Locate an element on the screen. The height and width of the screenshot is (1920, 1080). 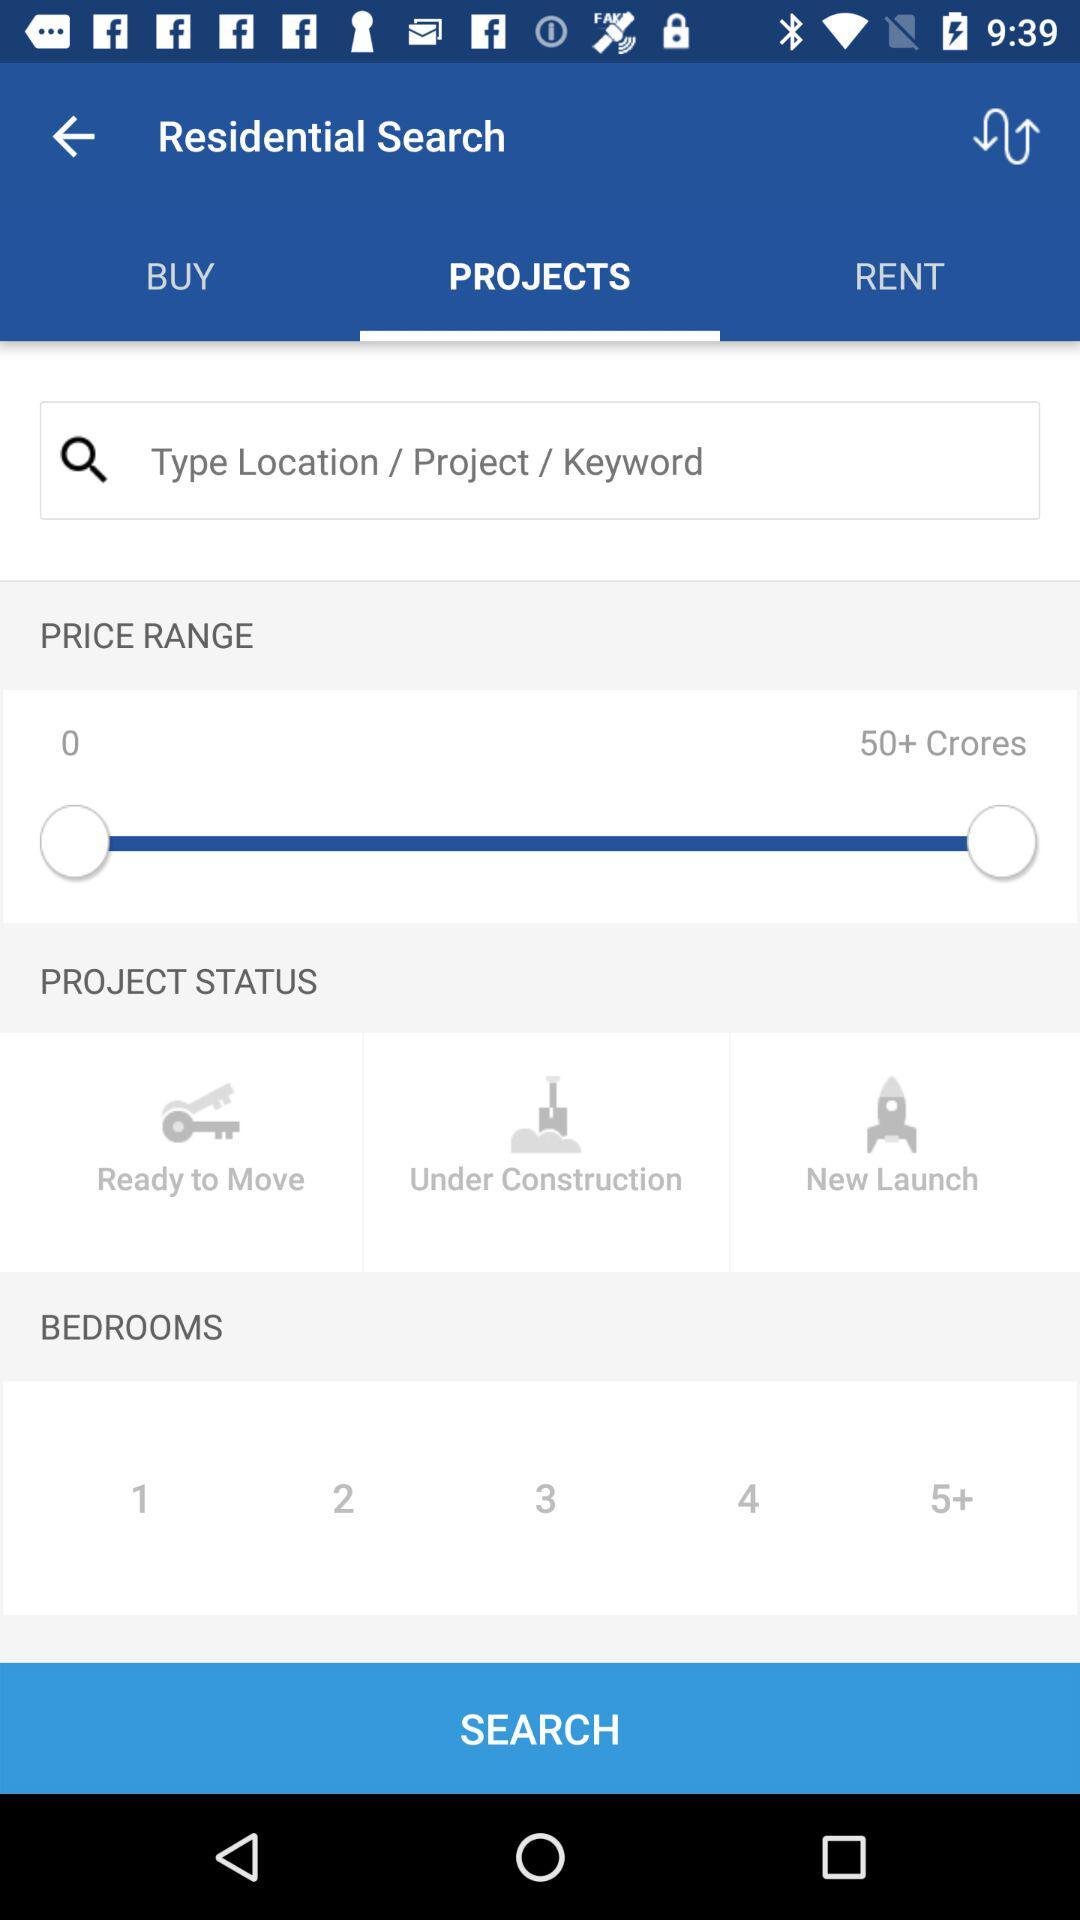
the right side of search icon is located at coordinates (578, 459).